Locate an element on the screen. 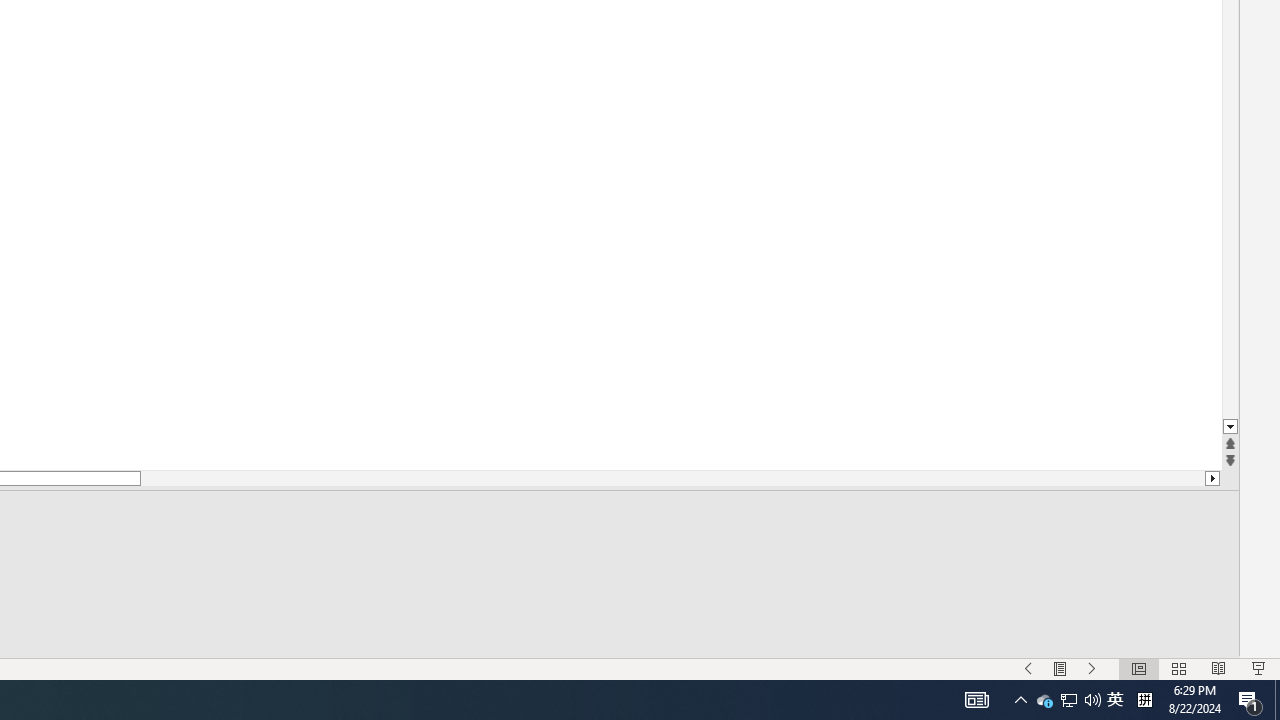 This screenshot has height=720, width=1280. 'Notification Chevron' is located at coordinates (1020, 698).